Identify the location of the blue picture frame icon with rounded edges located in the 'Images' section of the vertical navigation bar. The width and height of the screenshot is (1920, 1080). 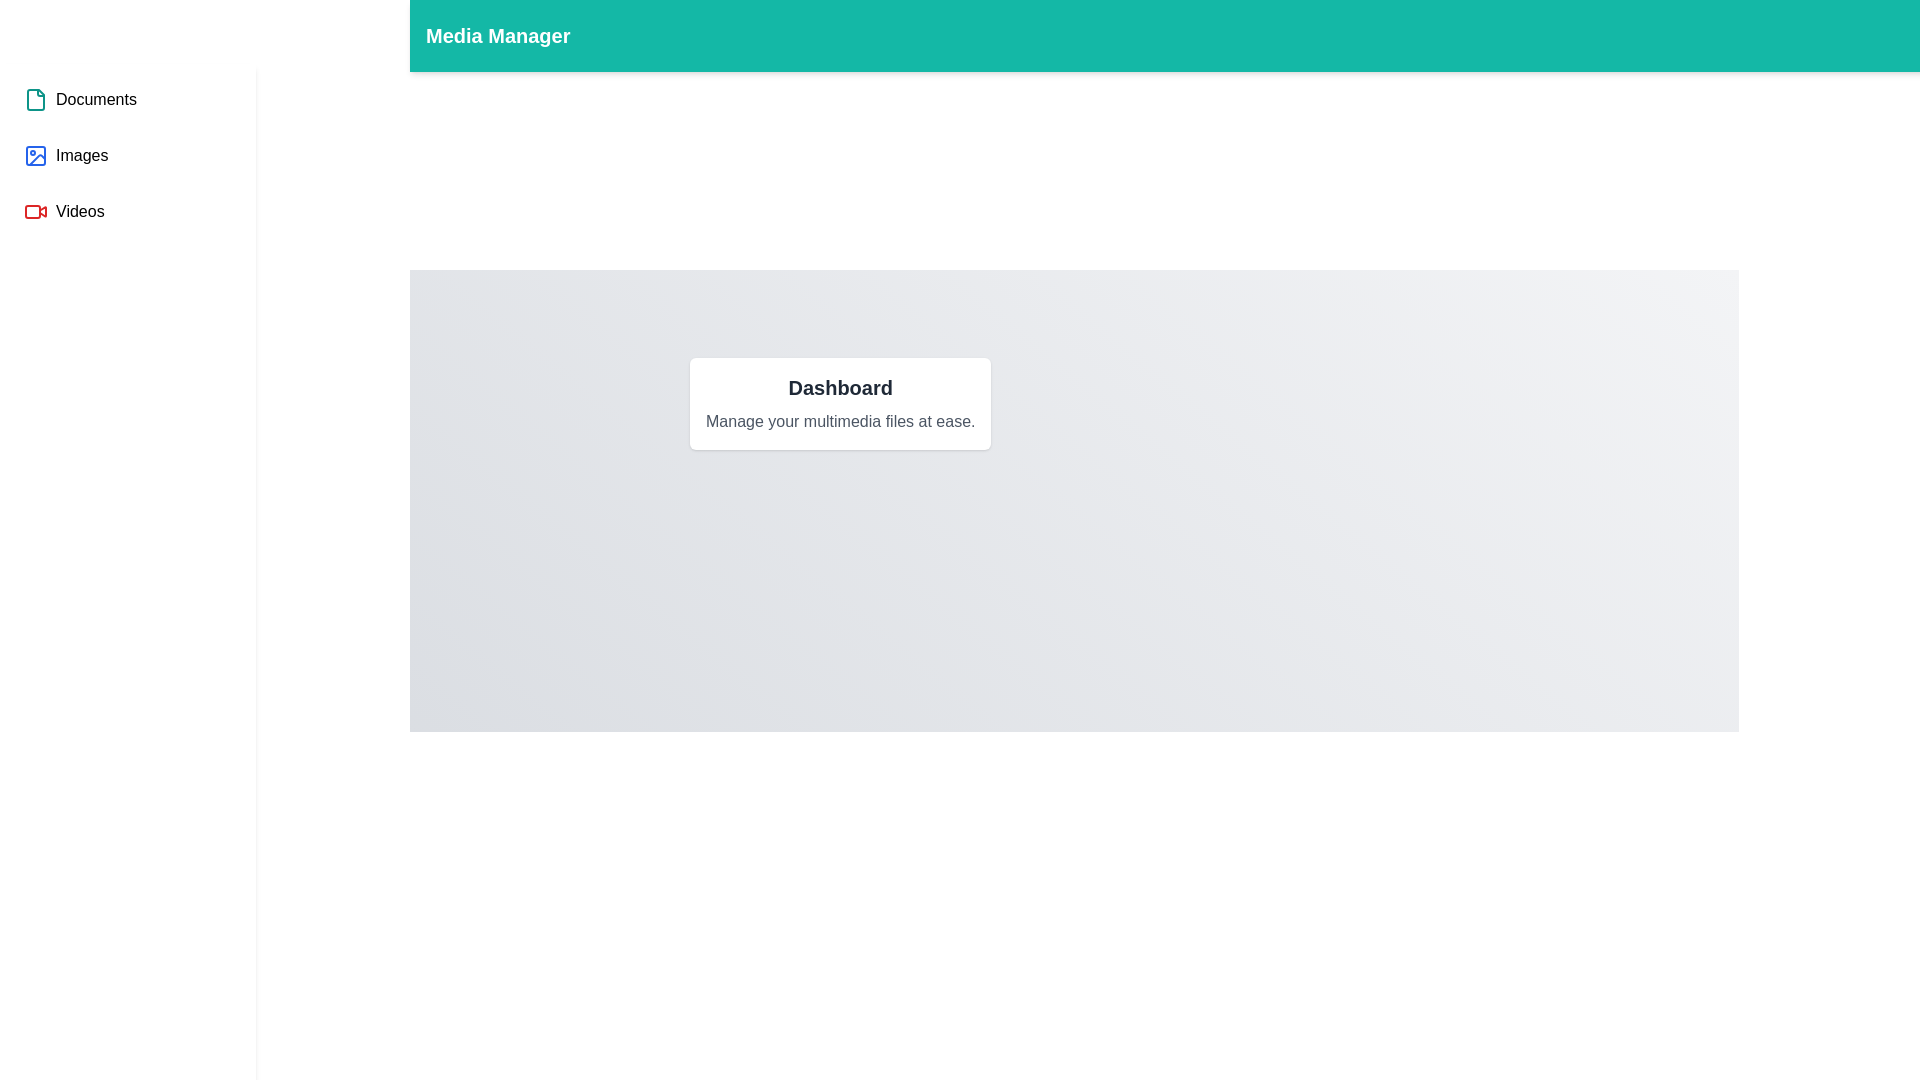
(35, 154).